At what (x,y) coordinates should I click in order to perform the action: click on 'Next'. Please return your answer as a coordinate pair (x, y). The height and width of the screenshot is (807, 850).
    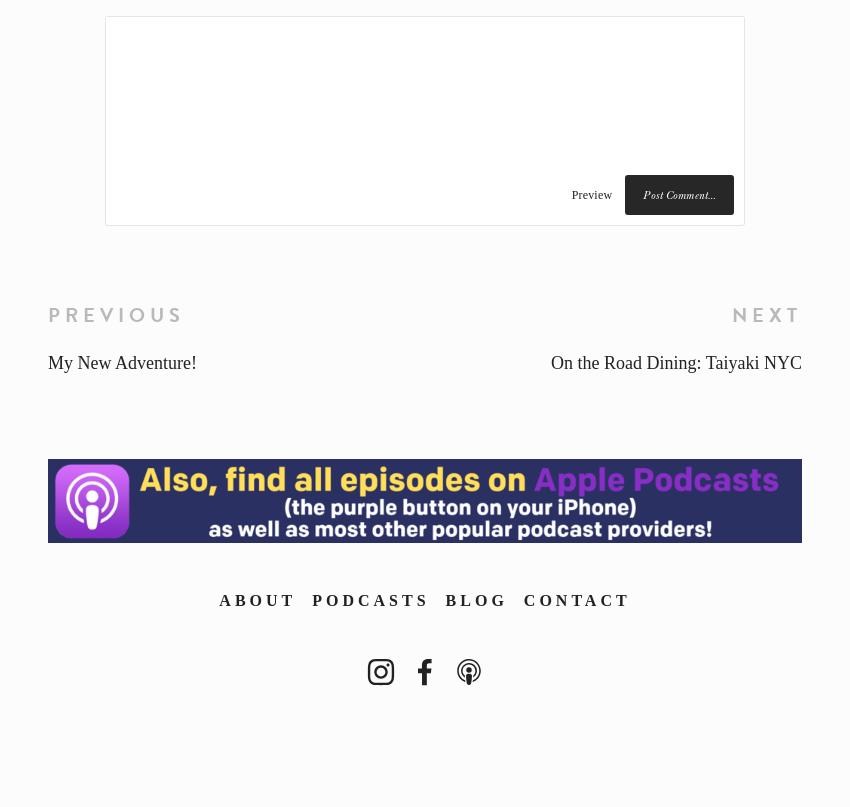
    Looking at the image, I should click on (766, 313).